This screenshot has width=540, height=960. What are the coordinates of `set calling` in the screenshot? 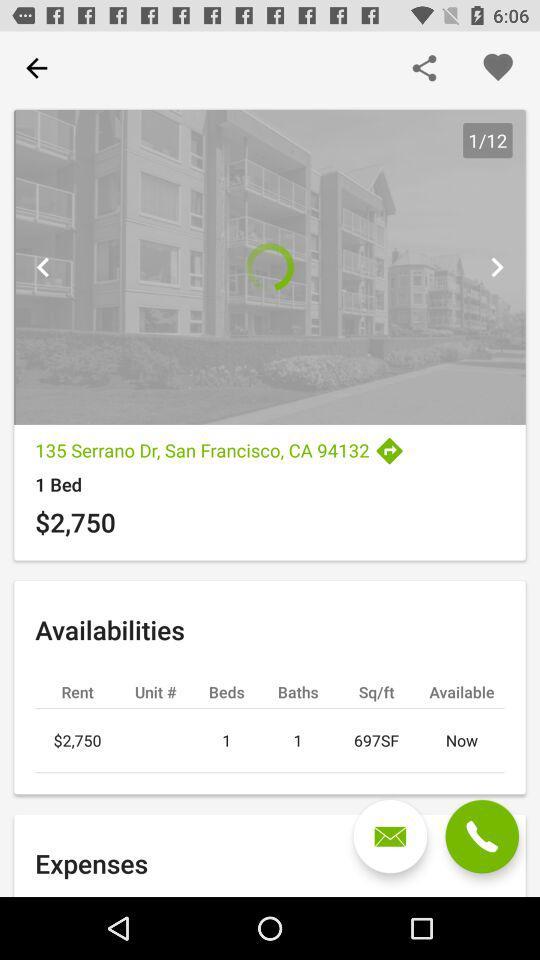 It's located at (481, 836).